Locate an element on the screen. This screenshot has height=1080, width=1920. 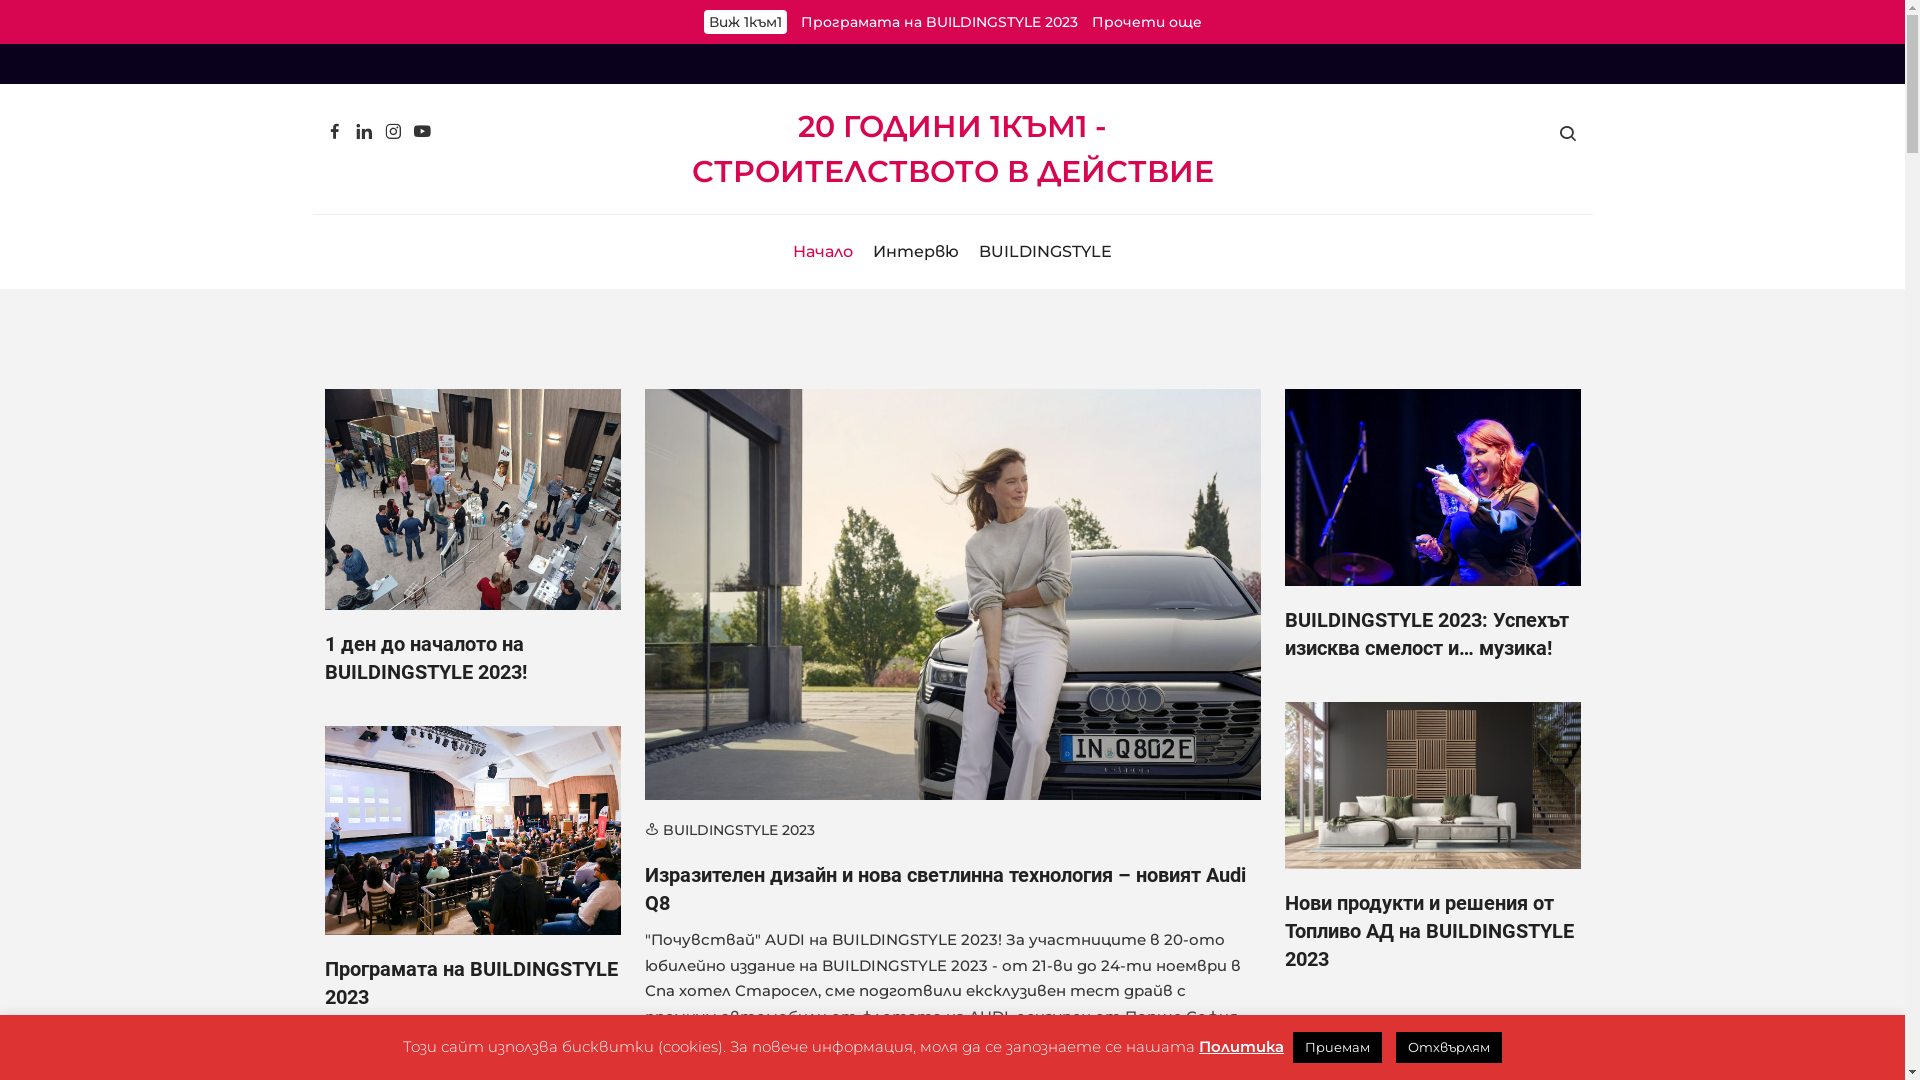
'BUILDINGSTYLE' is located at coordinates (979, 250).